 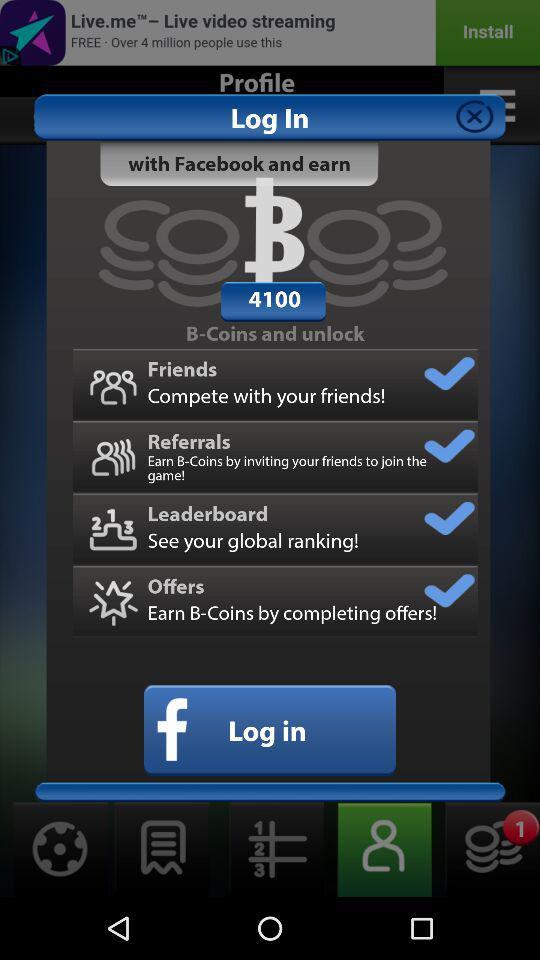 I want to click on move to icon which is left to text offers, so click(x=113, y=601).